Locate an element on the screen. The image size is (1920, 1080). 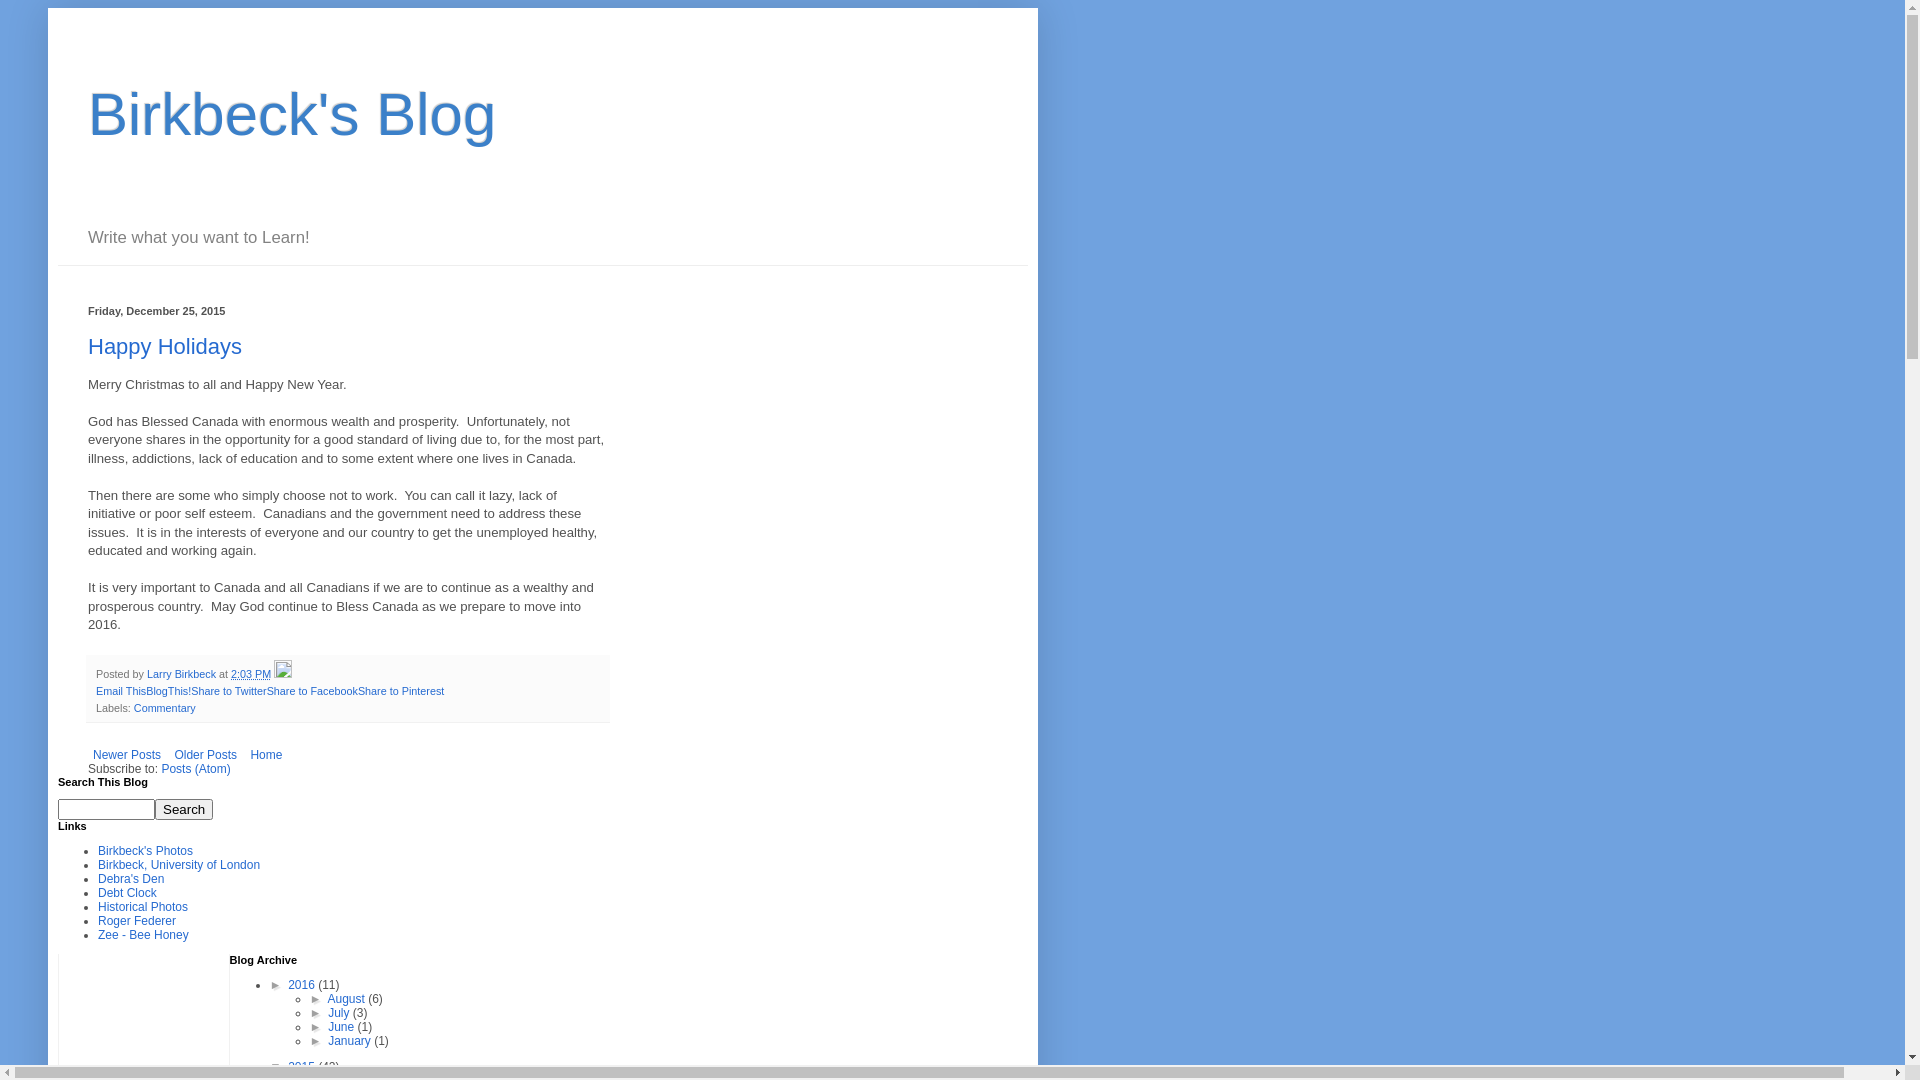
'Edit Post' is located at coordinates (282, 674).